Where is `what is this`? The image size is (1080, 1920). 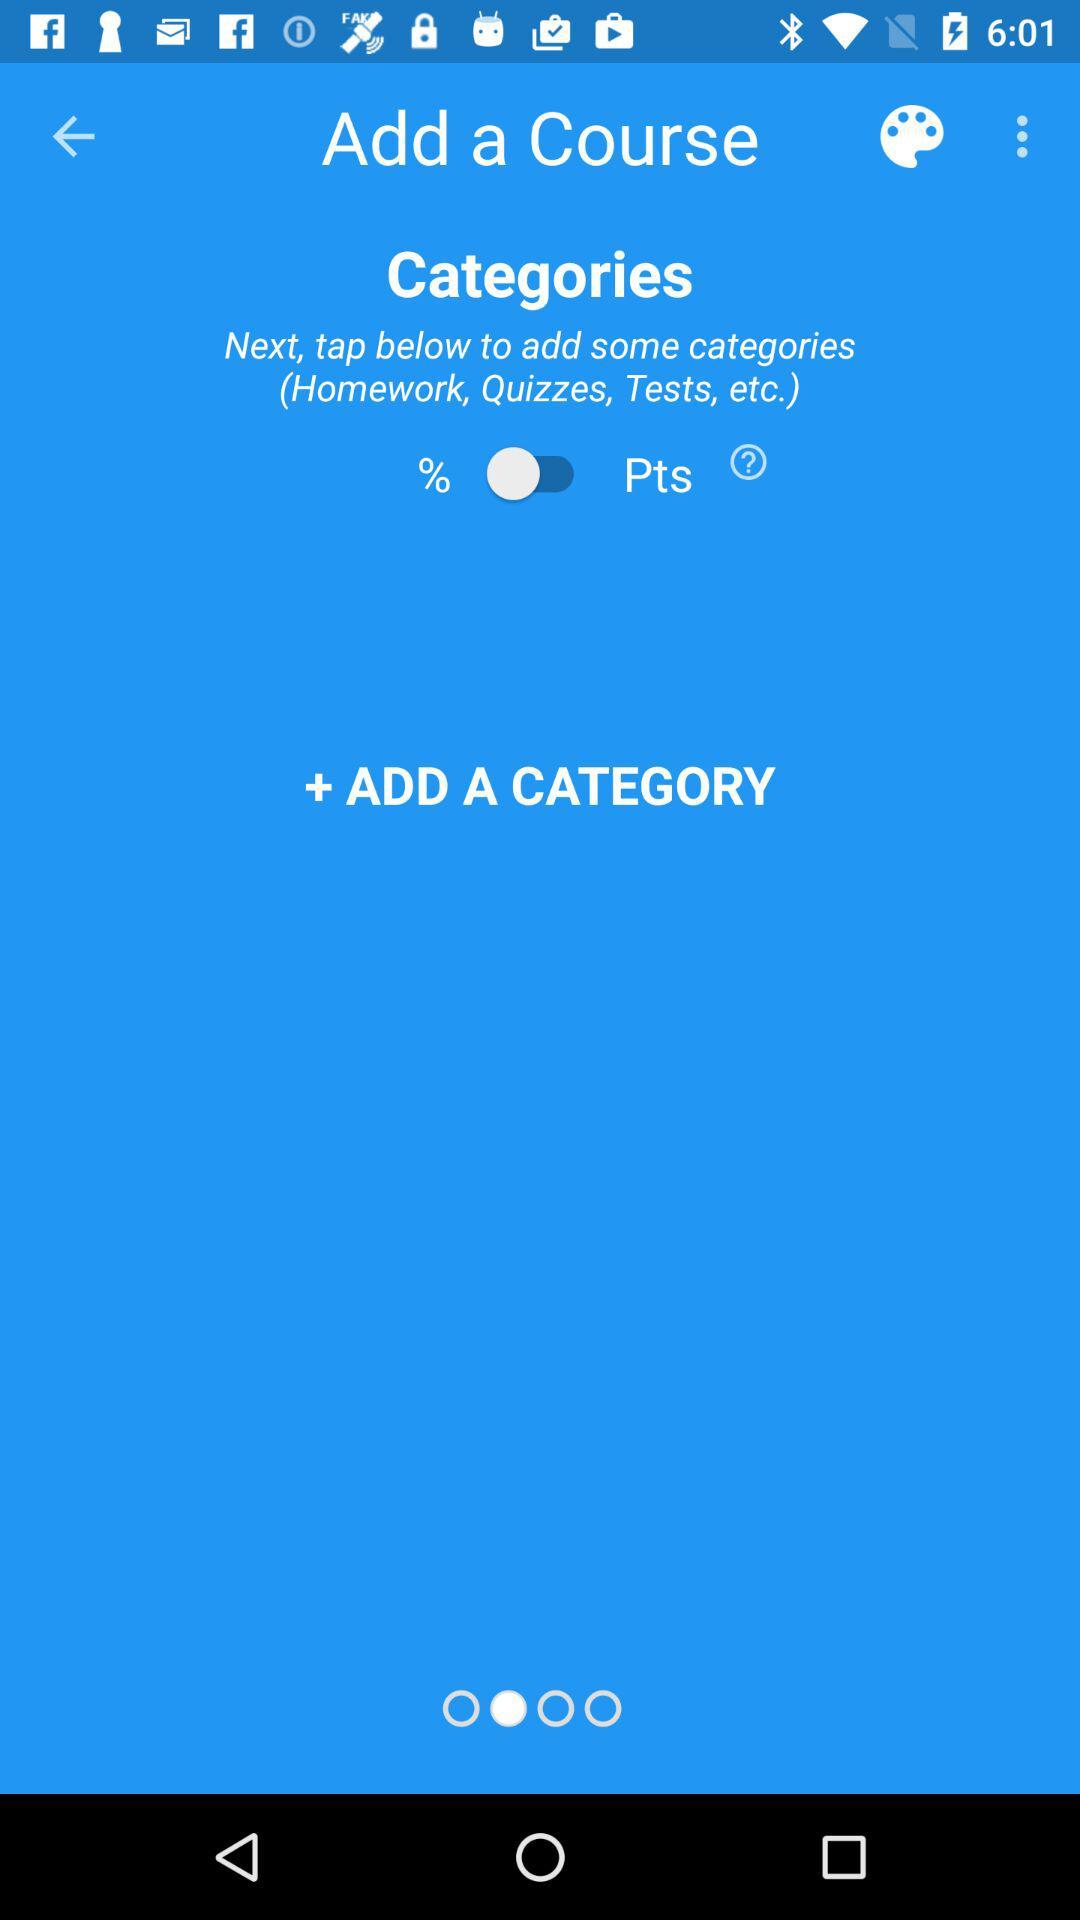 what is this is located at coordinates (748, 460).